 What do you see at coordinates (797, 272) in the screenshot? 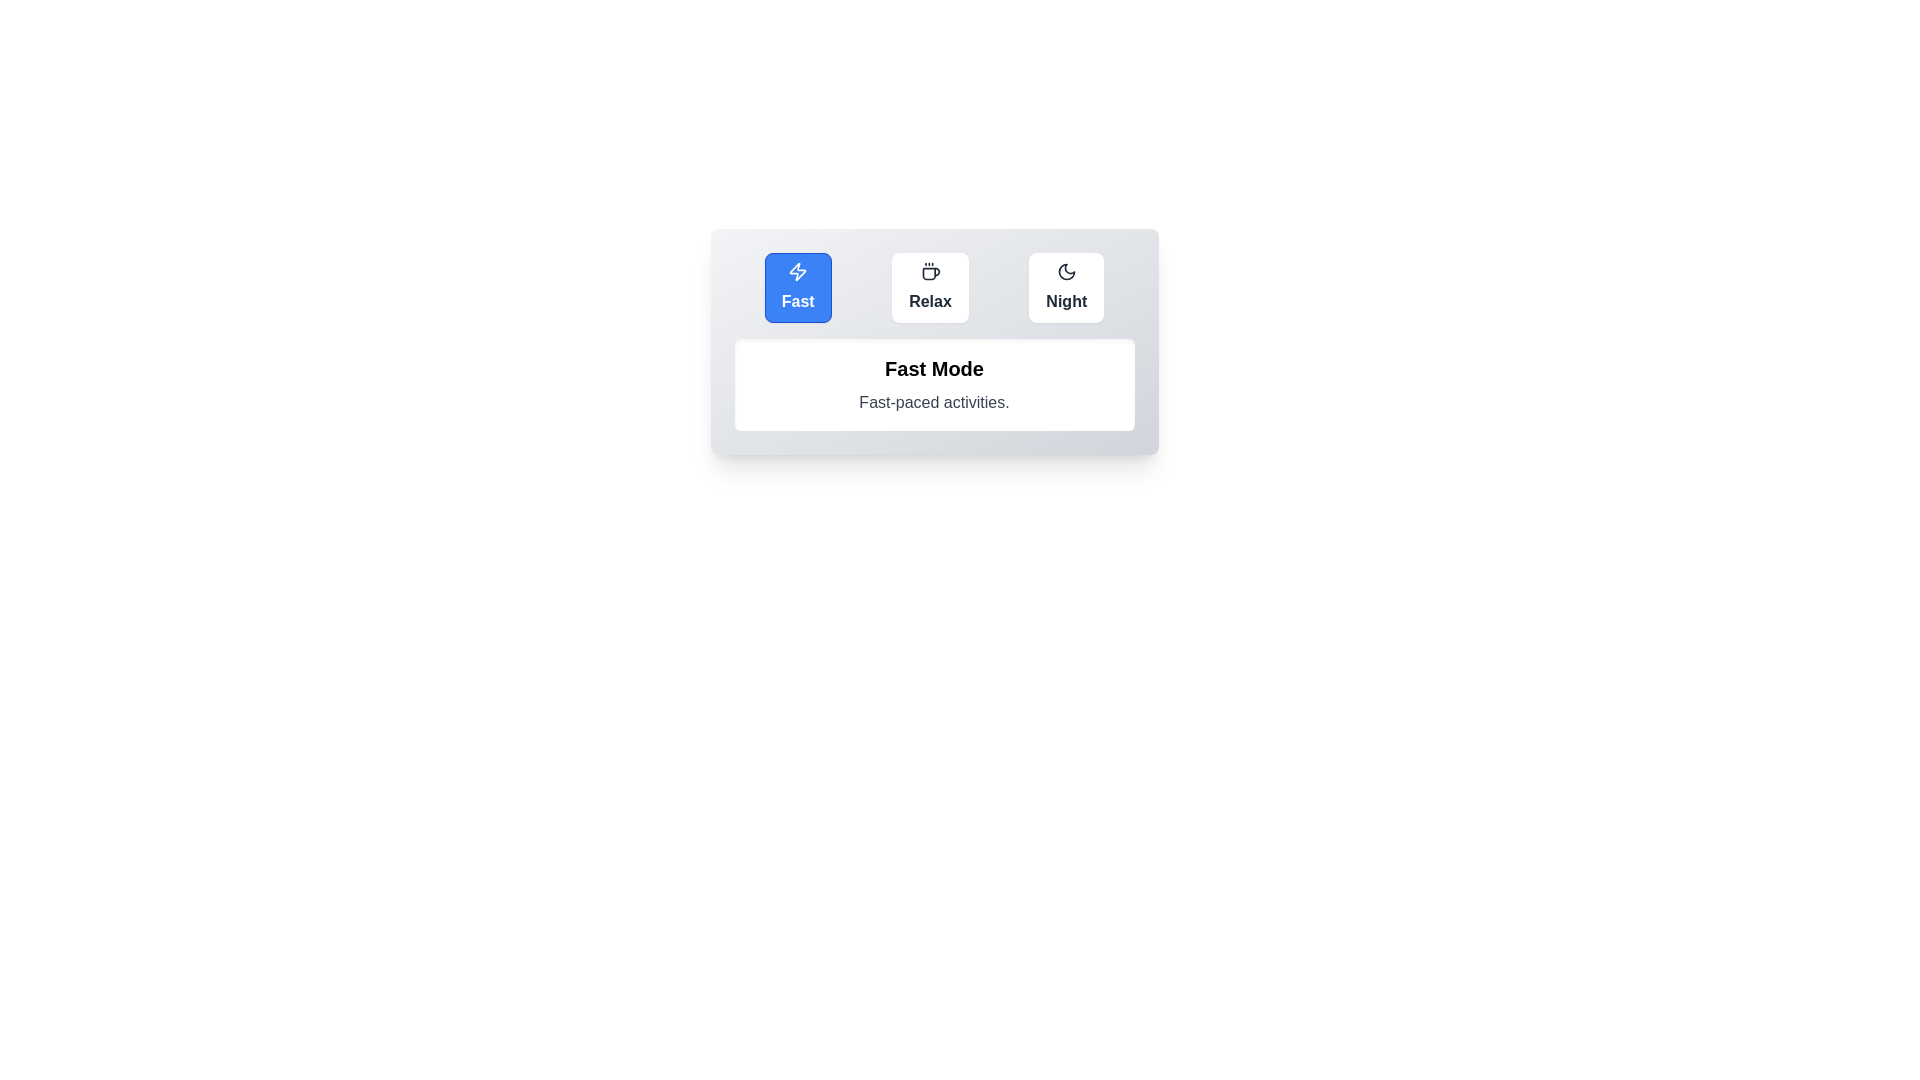
I see `the lightning bolt icon within the blue square background` at bounding box center [797, 272].